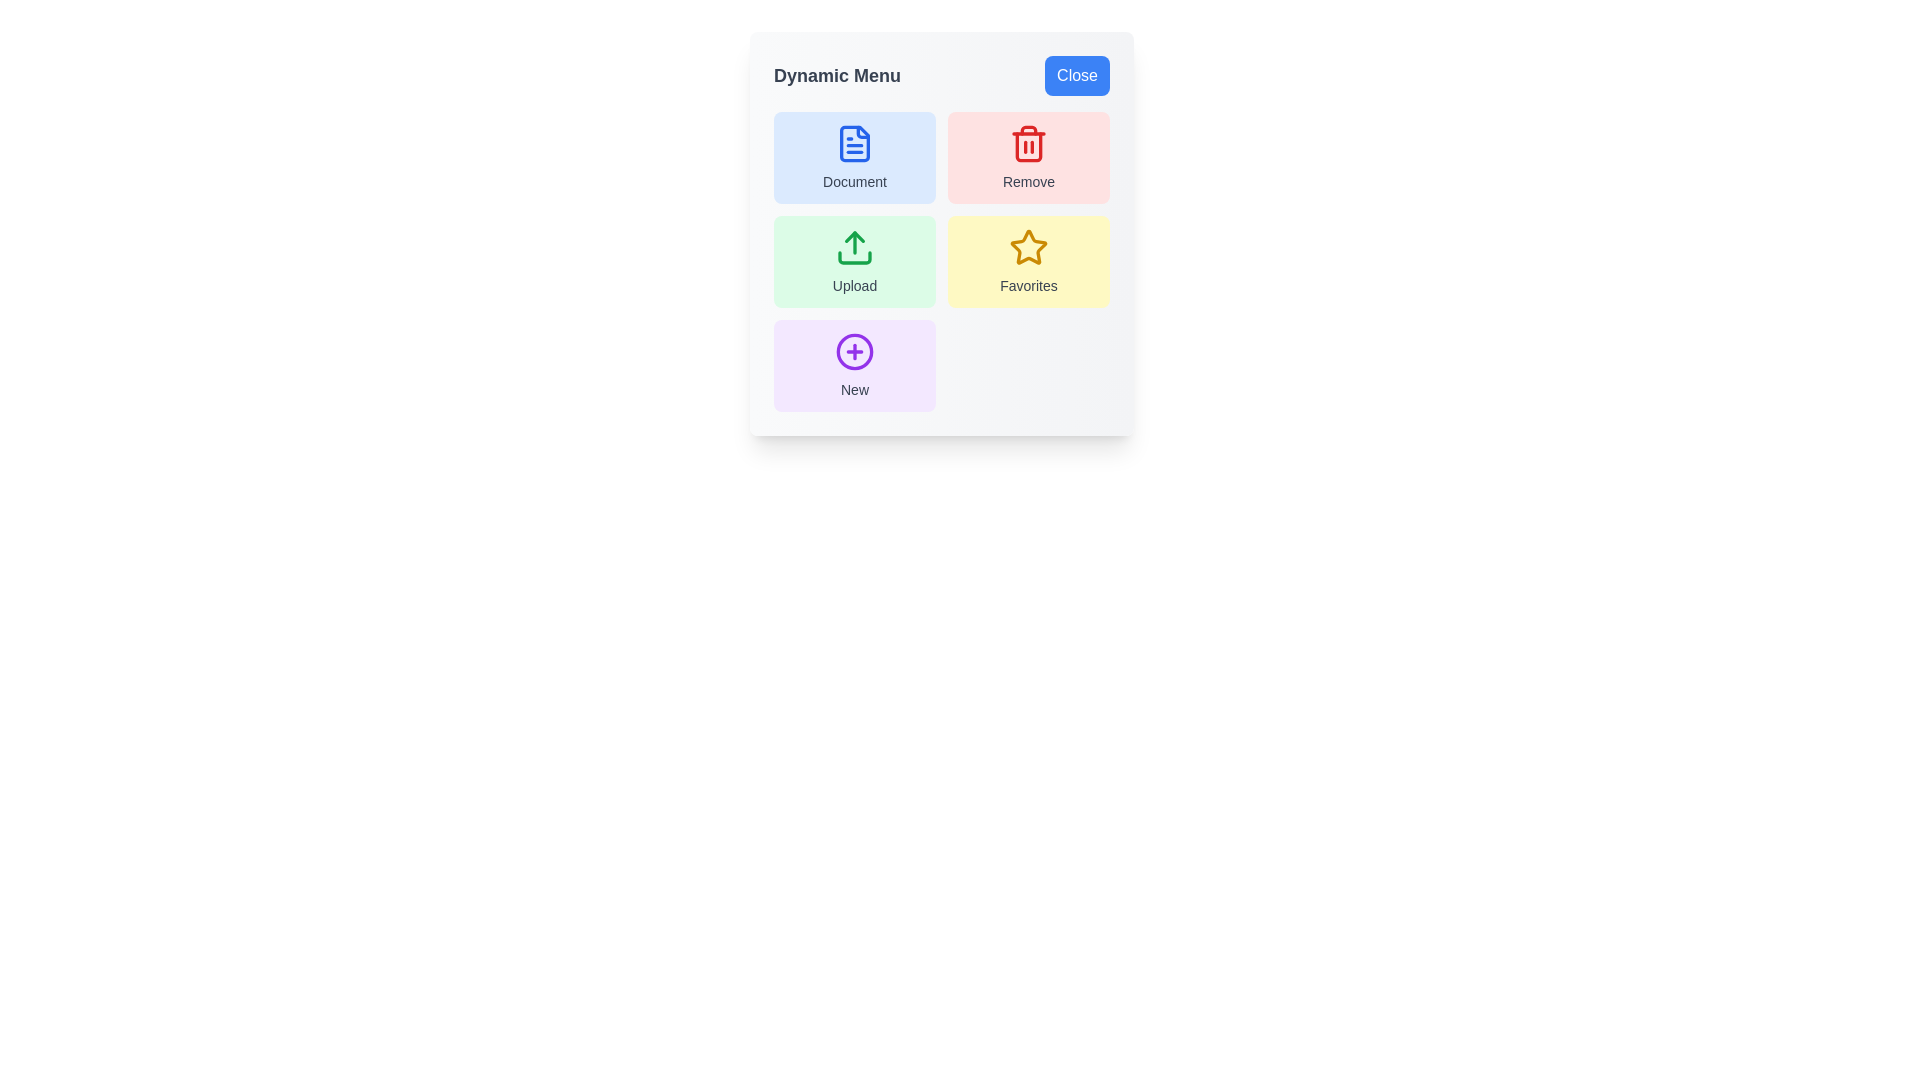  I want to click on the 'New' button located in the bottom-left area of the grid layout to initiate a new item action, so click(854, 350).